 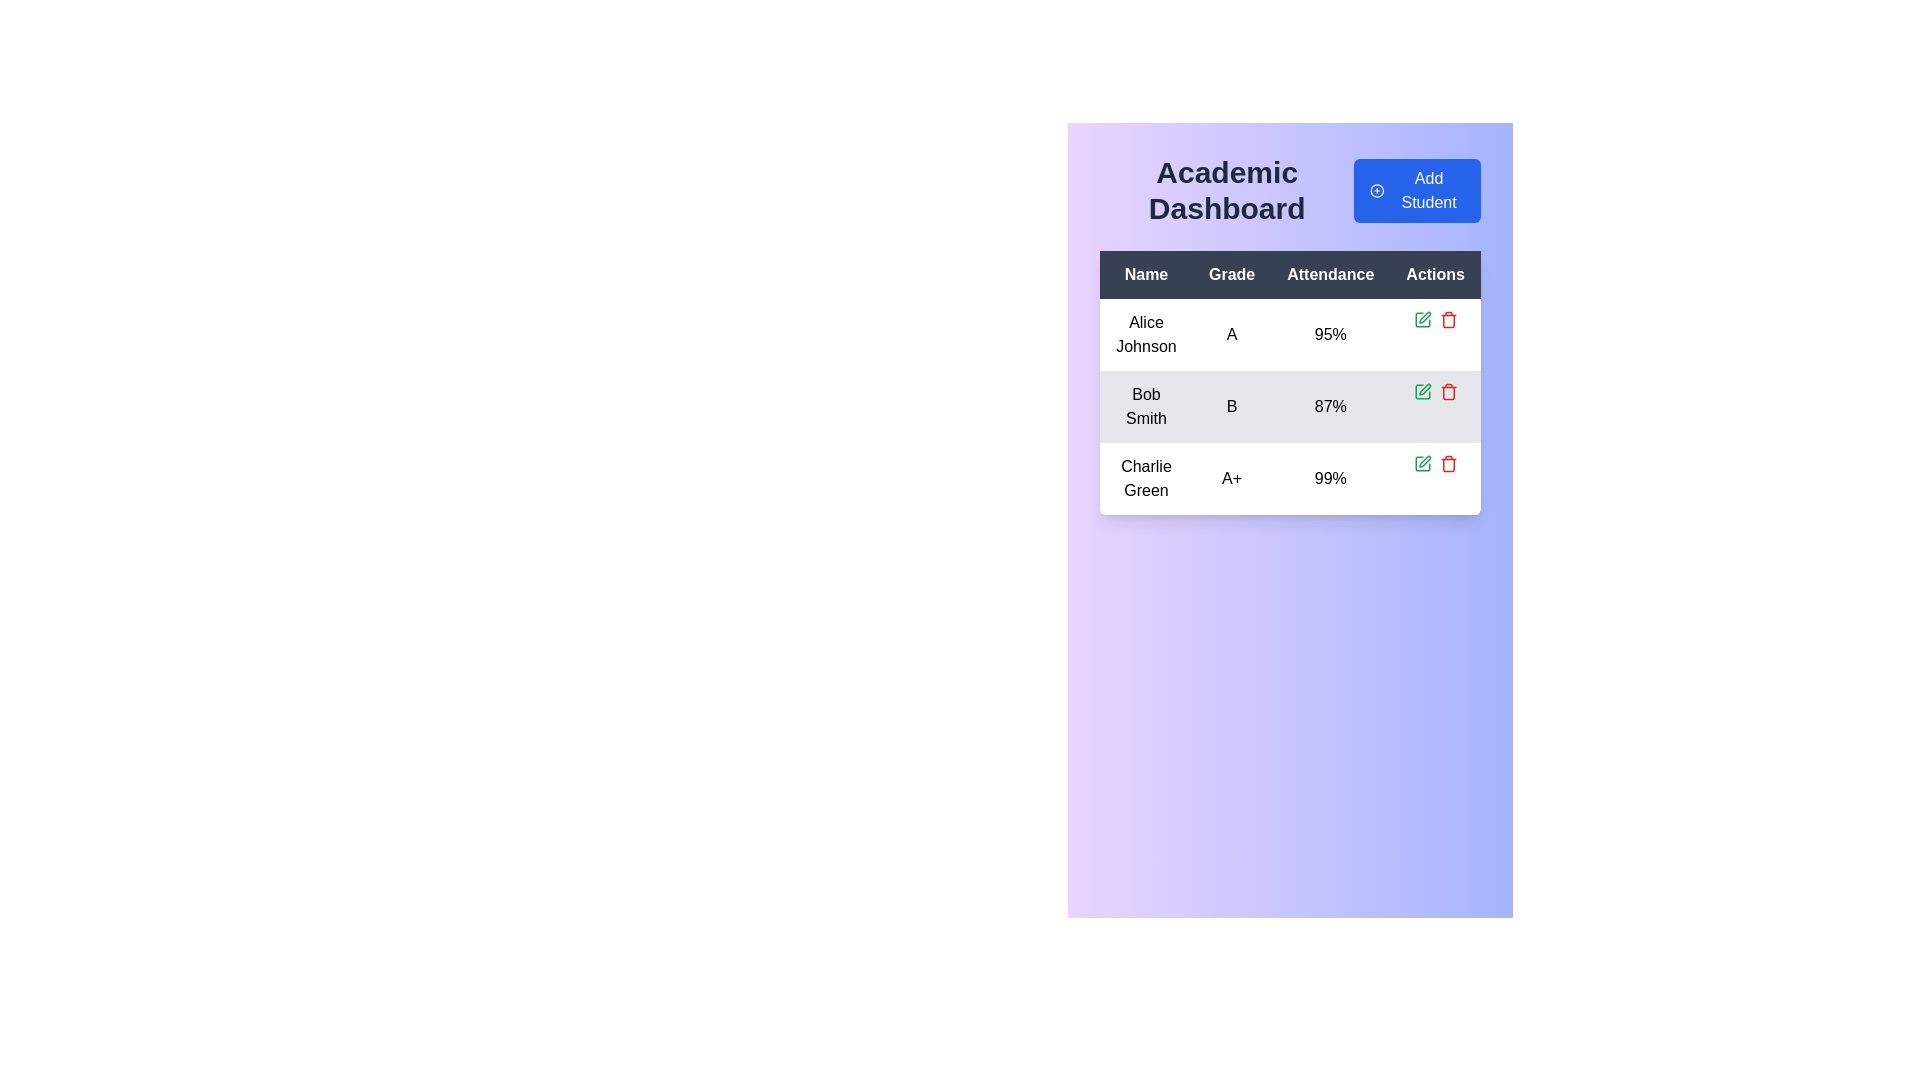 What do you see at coordinates (1421, 392) in the screenshot?
I see `the green pen-shaped icon located in the 'Actions' column of the second row for the entry 'Bob Smith' to initiate an edit action` at bounding box center [1421, 392].